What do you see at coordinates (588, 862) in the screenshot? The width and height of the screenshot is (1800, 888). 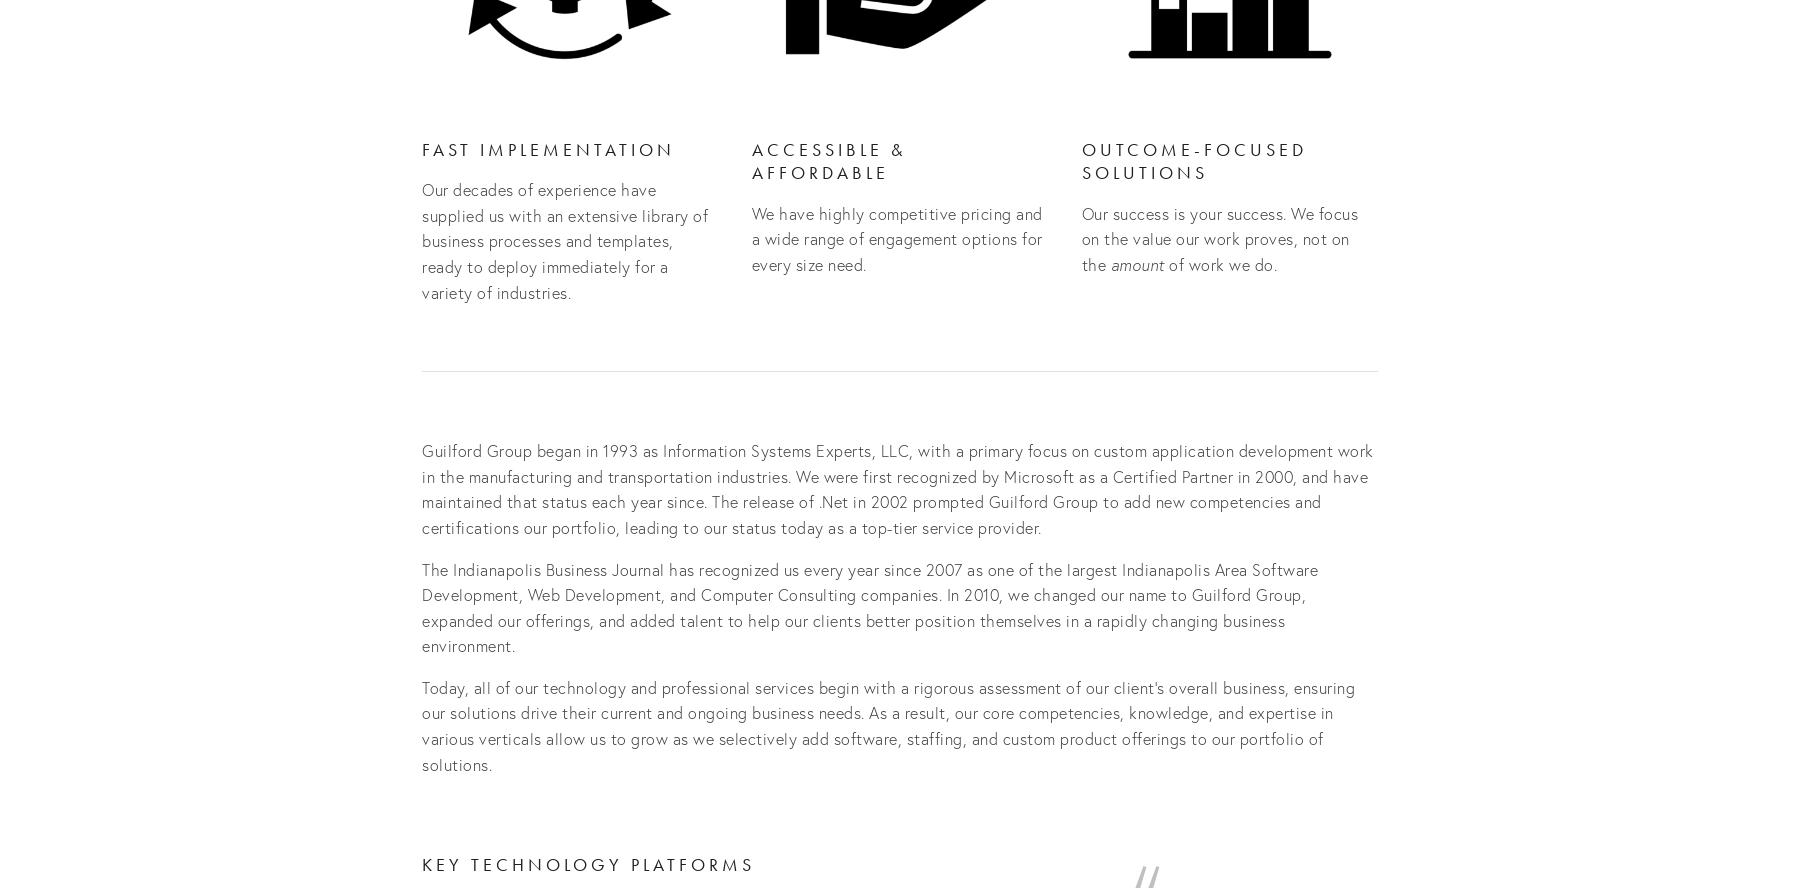 I see `'Key Technology Platforms'` at bounding box center [588, 862].